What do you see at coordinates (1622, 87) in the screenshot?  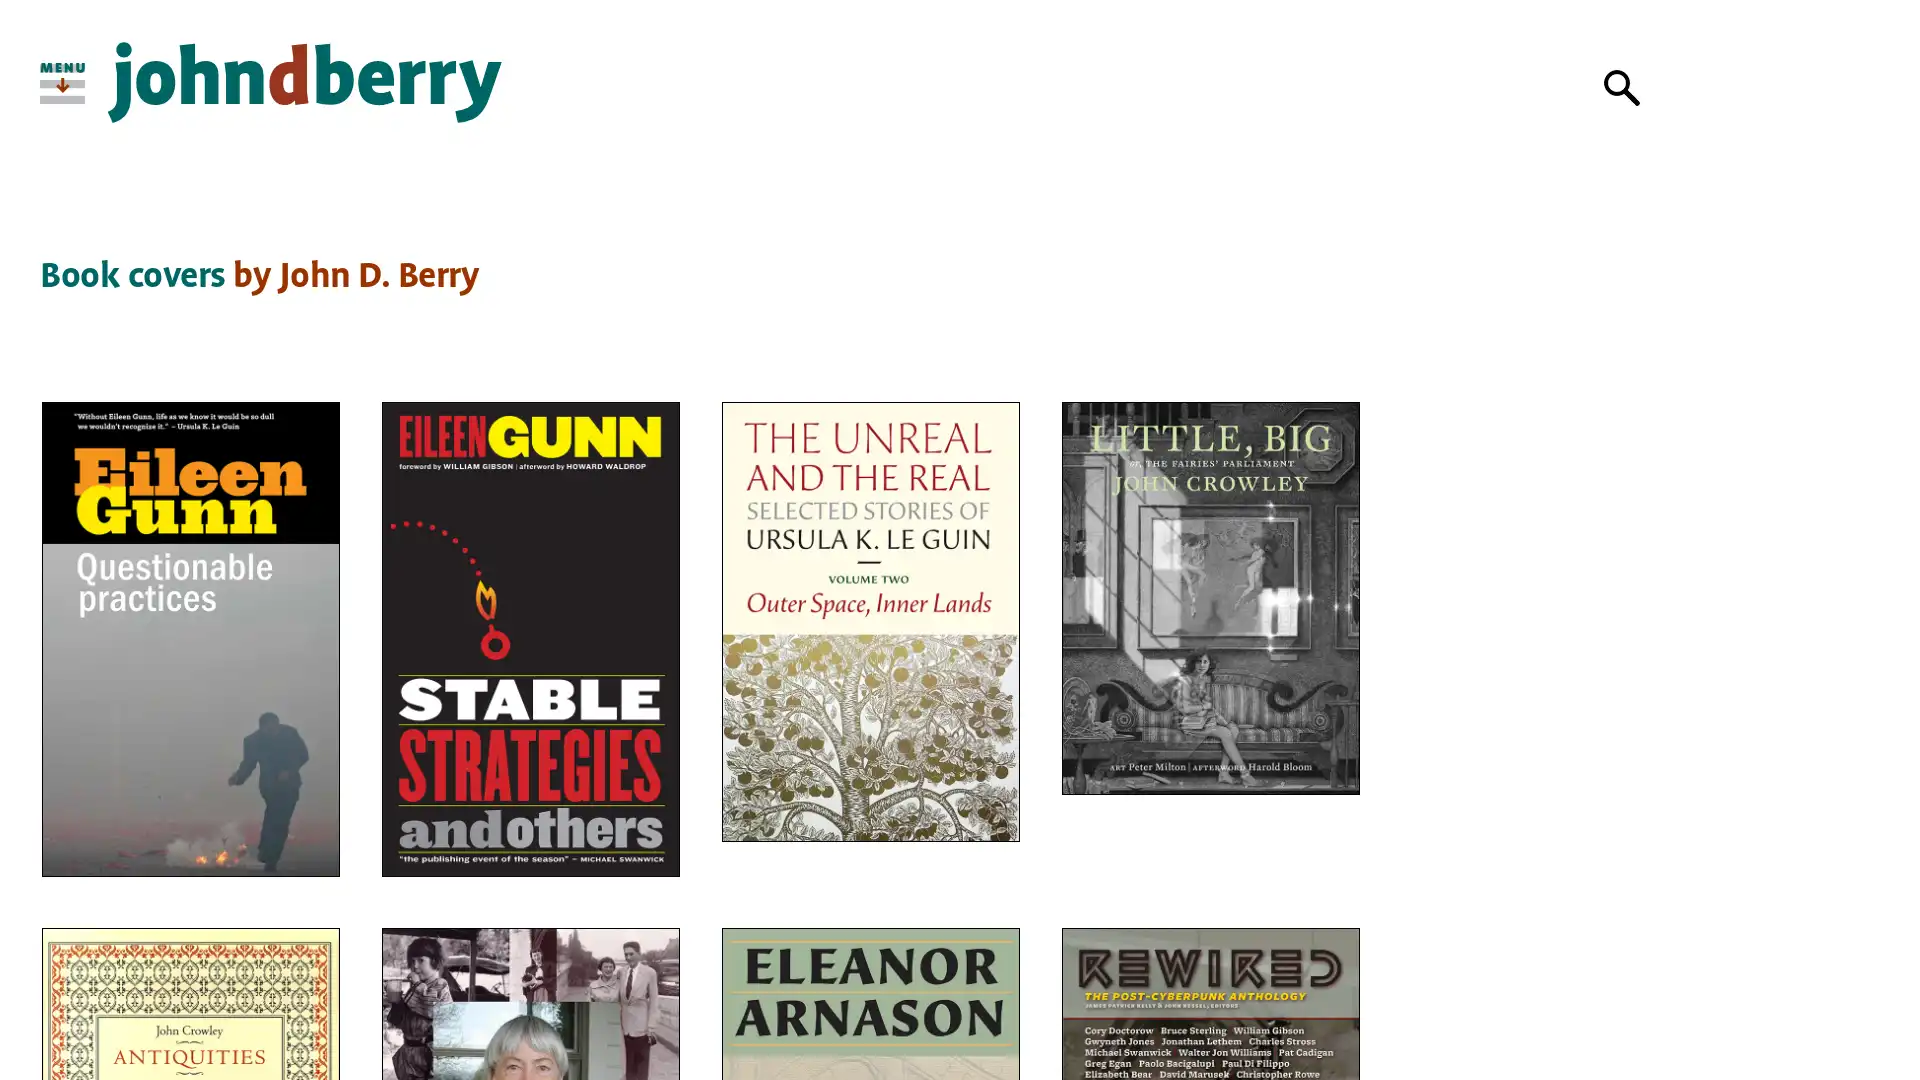 I see `Search` at bounding box center [1622, 87].